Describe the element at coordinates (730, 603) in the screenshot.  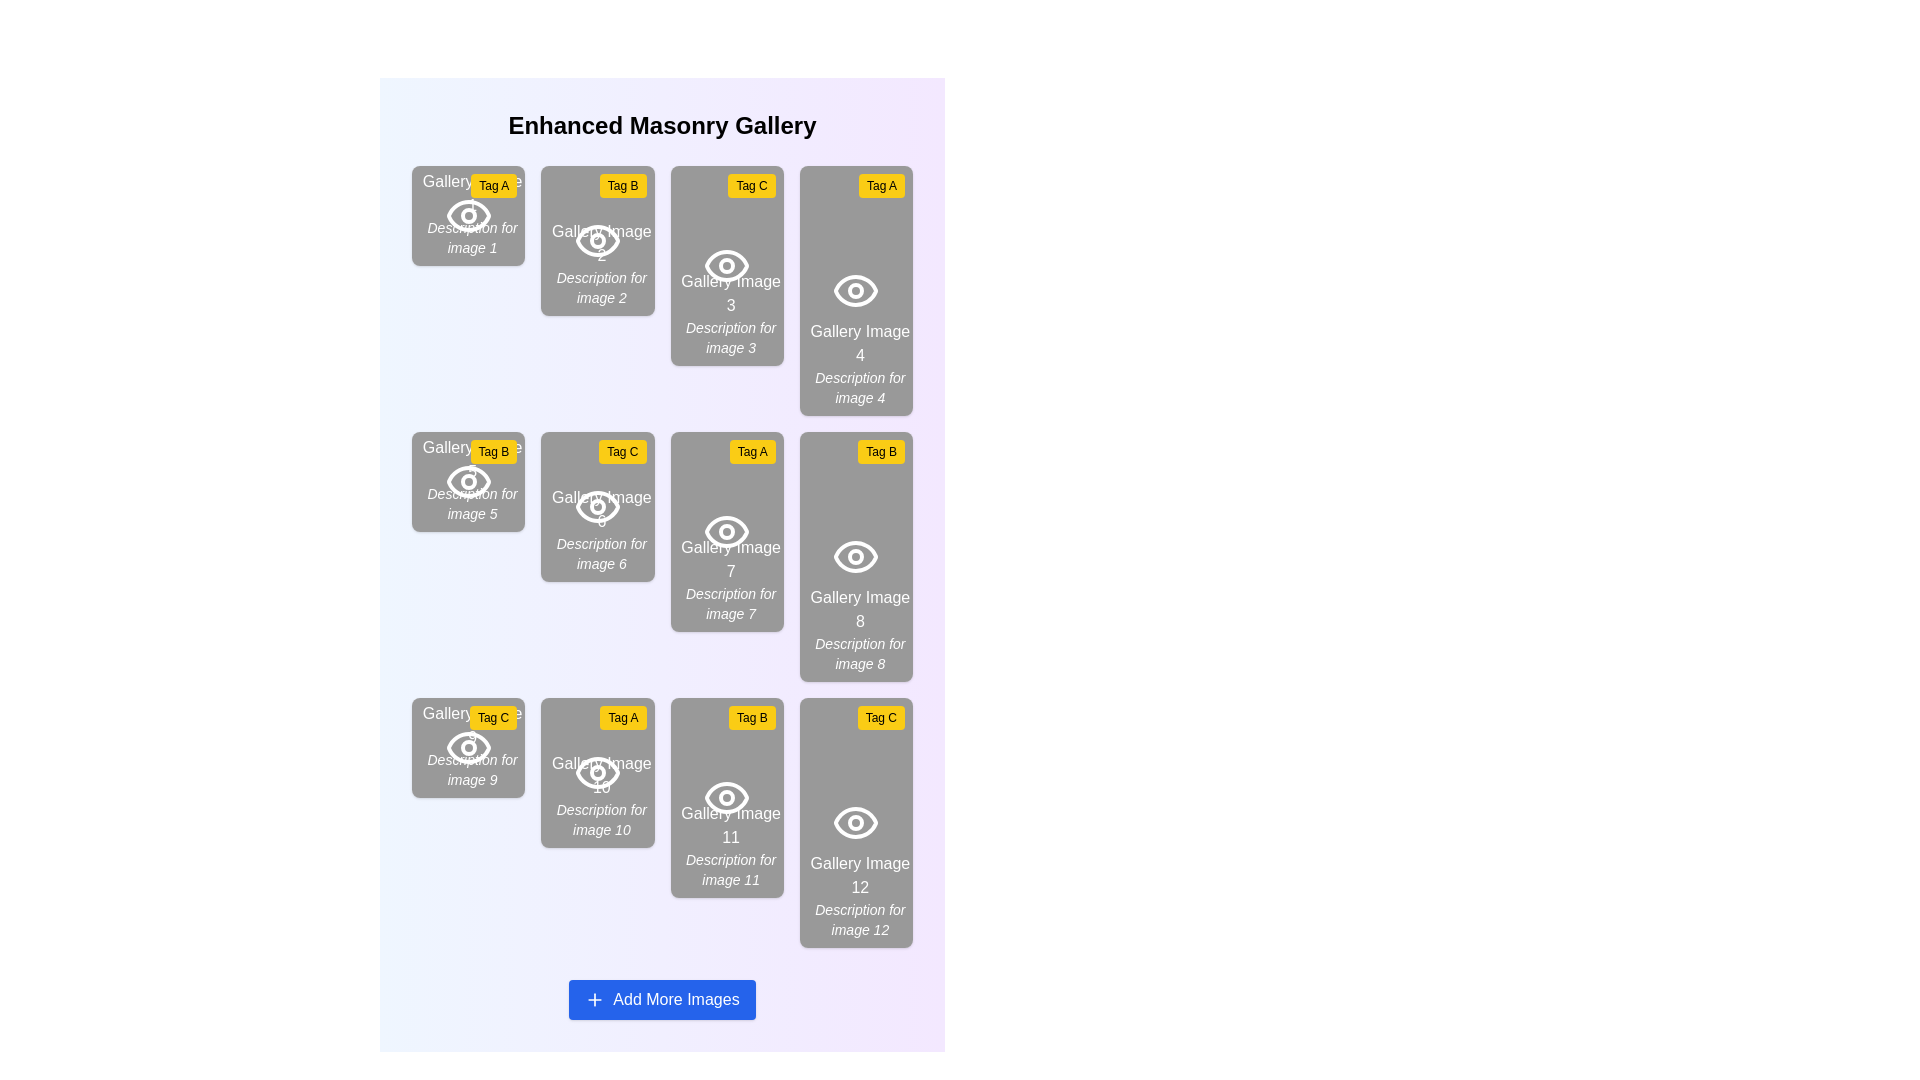
I see `the text label displaying 'Description for image 7' located under 'Gallery Image 7' in the fourth row of the masonry gallery` at that location.